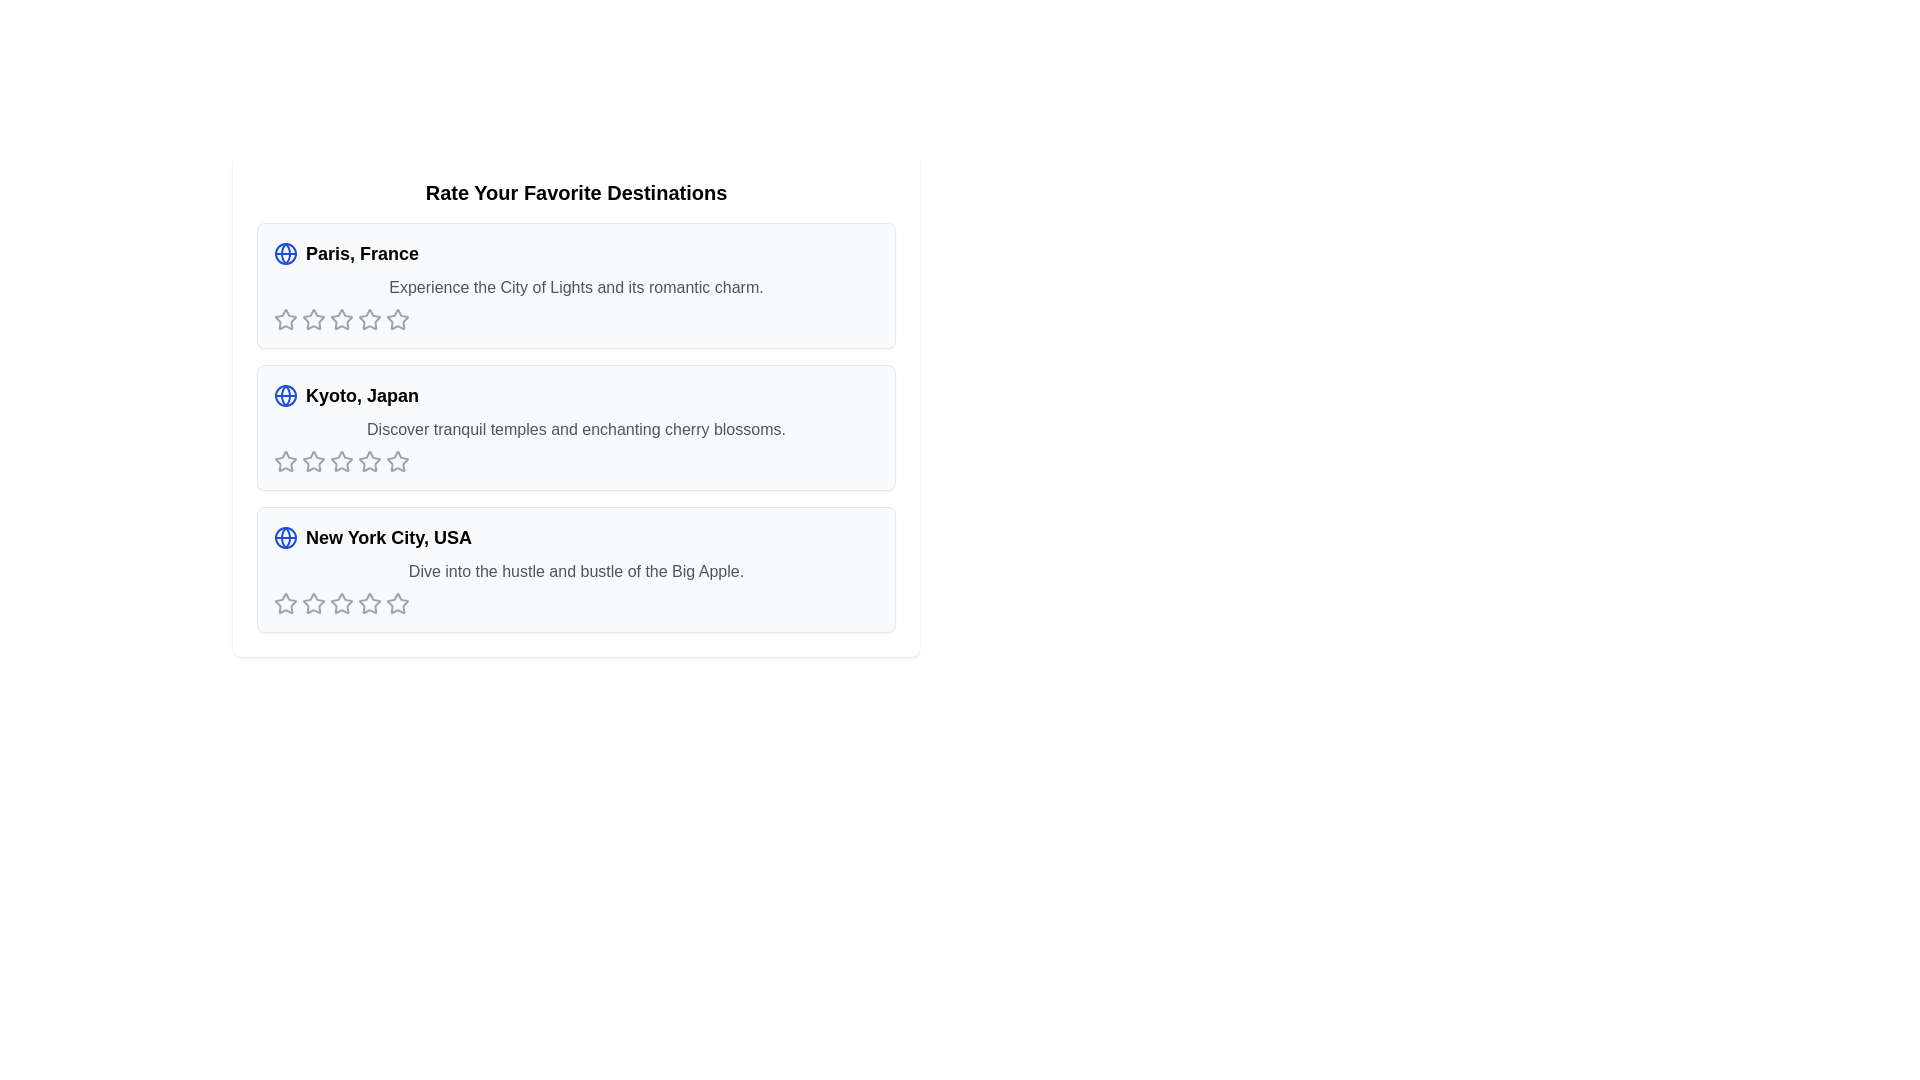 This screenshot has height=1080, width=1920. Describe the element at coordinates (369, 461) in the screenshot. I see `the second star-shaped IconButton under the 'Kyoto, Japan' section for keyboard interaction` at that location.